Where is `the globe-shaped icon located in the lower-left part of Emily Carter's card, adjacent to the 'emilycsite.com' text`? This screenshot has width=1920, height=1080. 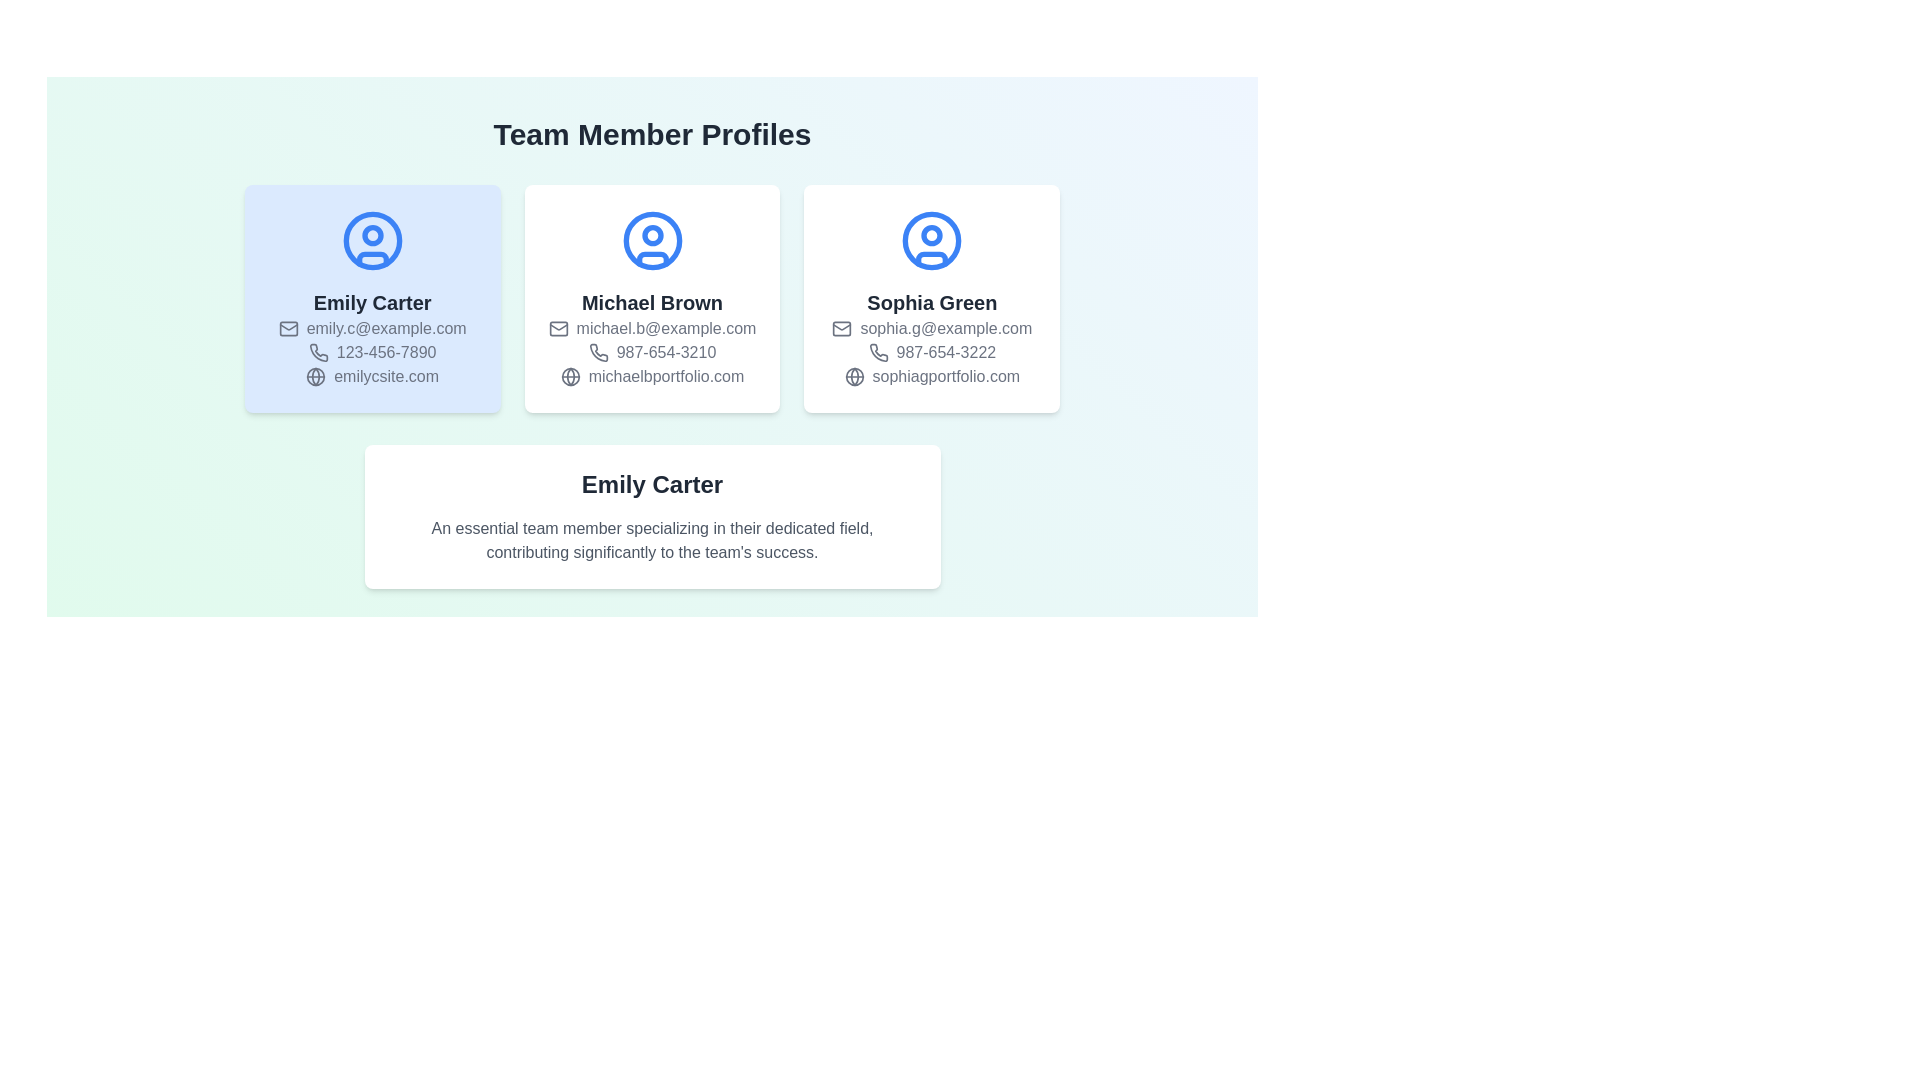
the globe-shaped icon located in the lower-left part of Emily Carter's card, adjacent to the 'emilycsite.com' text is located at coordinates (315, 377).